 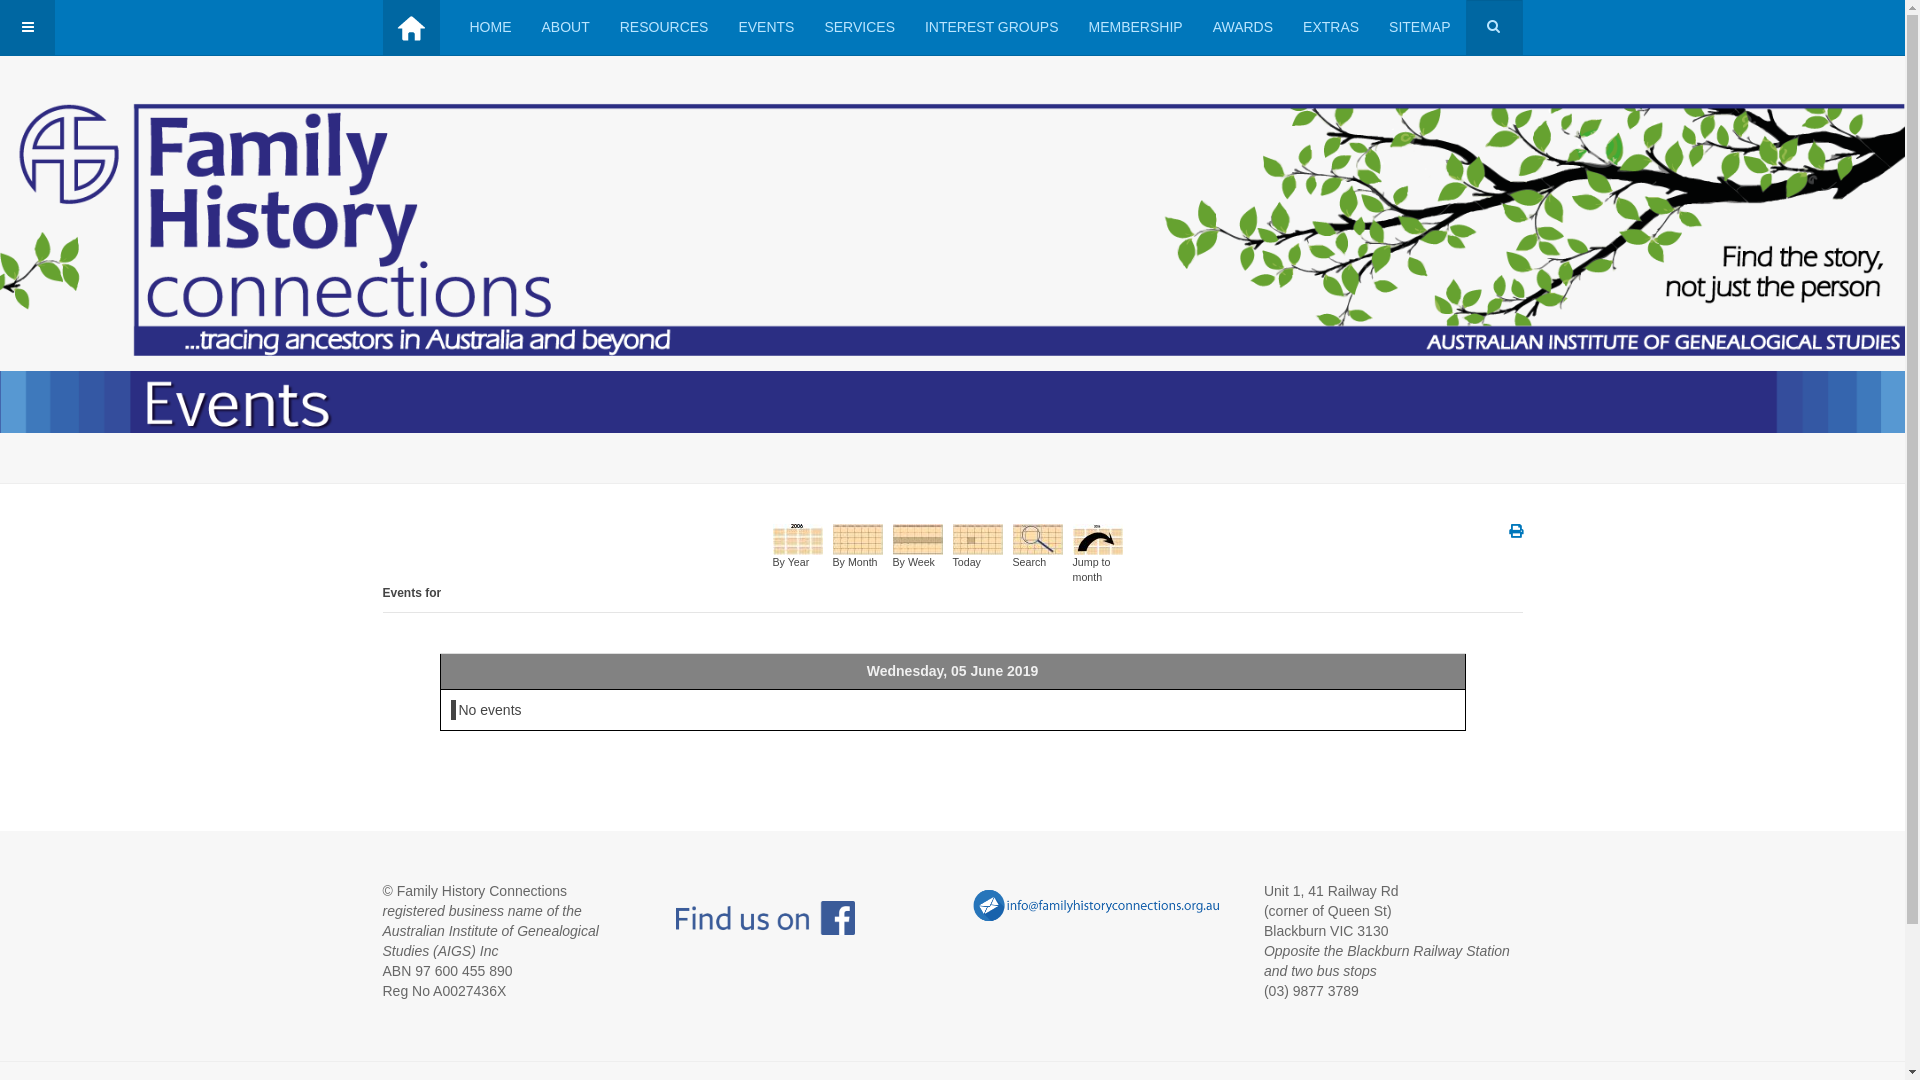 What do you see at coordinates (565, 27) in the screenshot?
I see `'ABOUT'` at bounding box center [565, 27].